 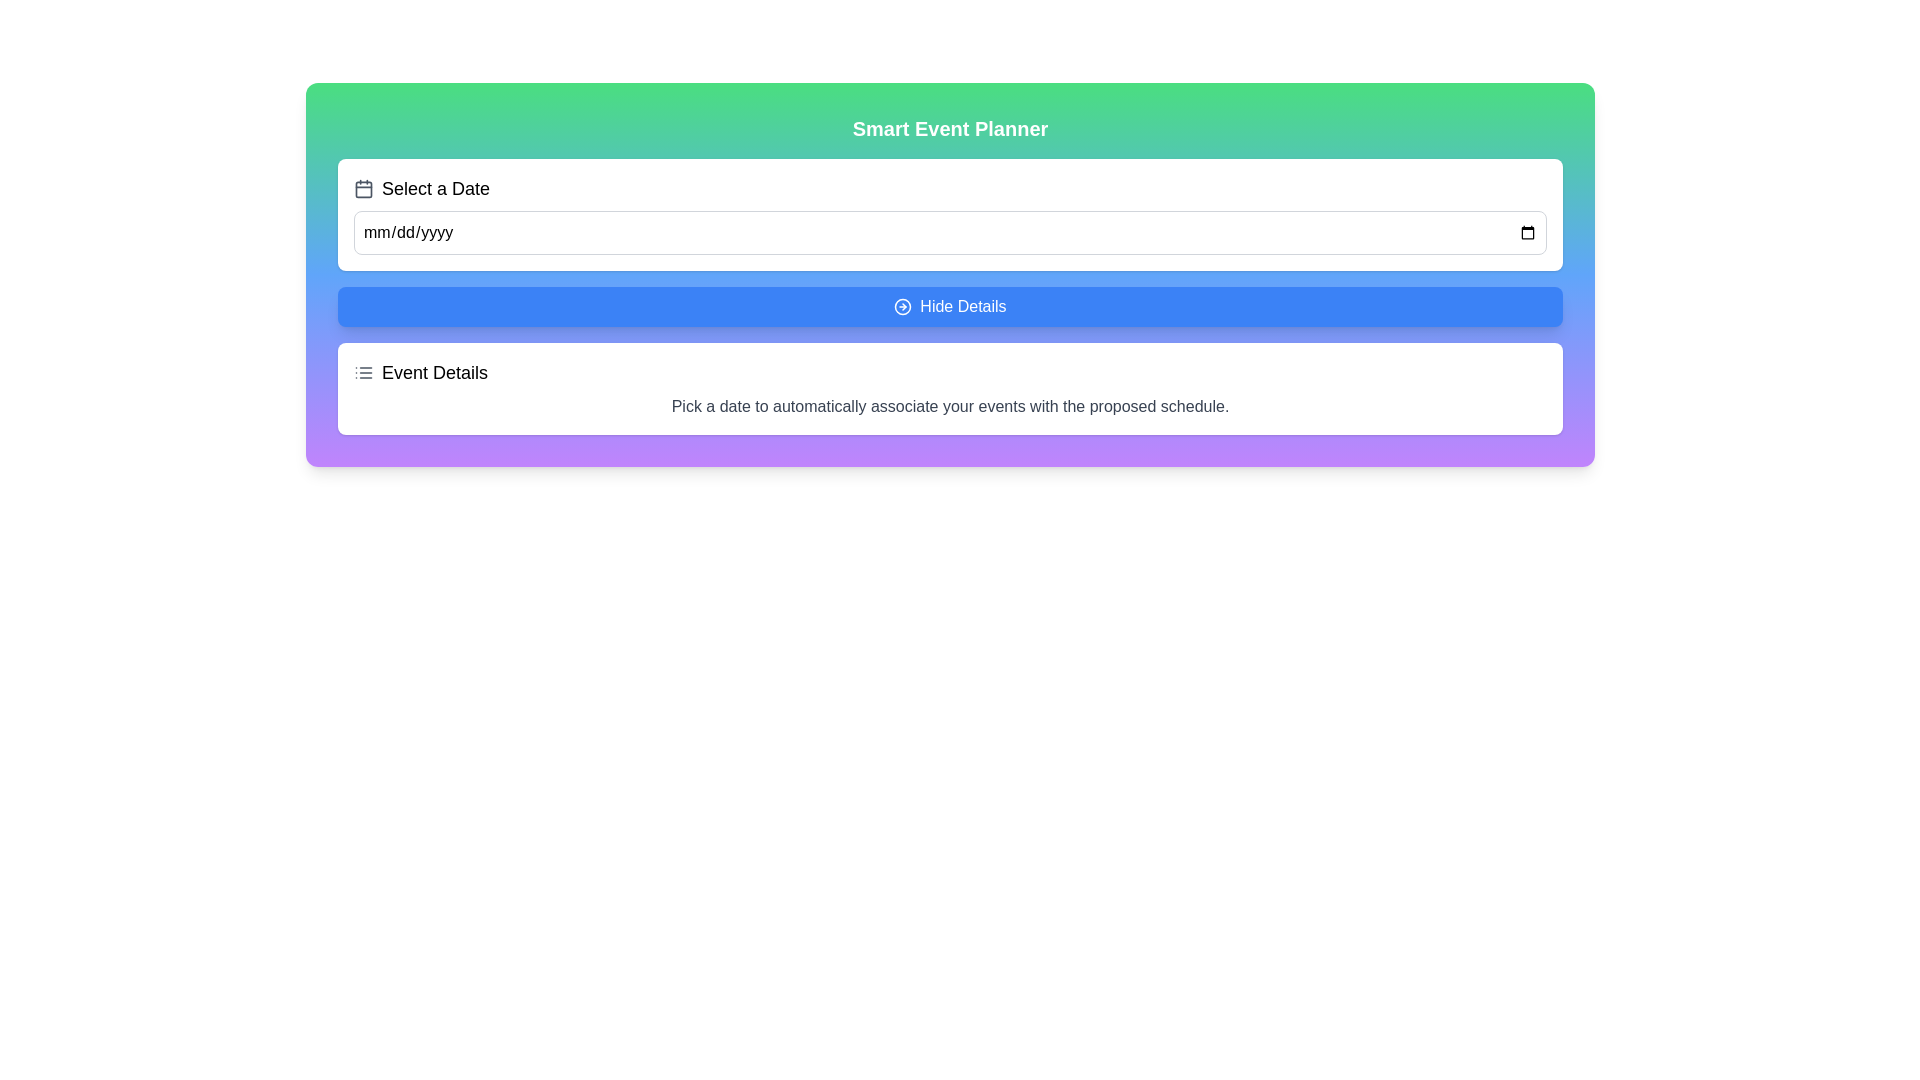 What do you see at coordinates (364, 189) in the screenshot?
I see `the date selection icon (SVG) located at the top-left corner of the 'Select a Date' section as a visual cue for date input` at bounding box center [364, 189].